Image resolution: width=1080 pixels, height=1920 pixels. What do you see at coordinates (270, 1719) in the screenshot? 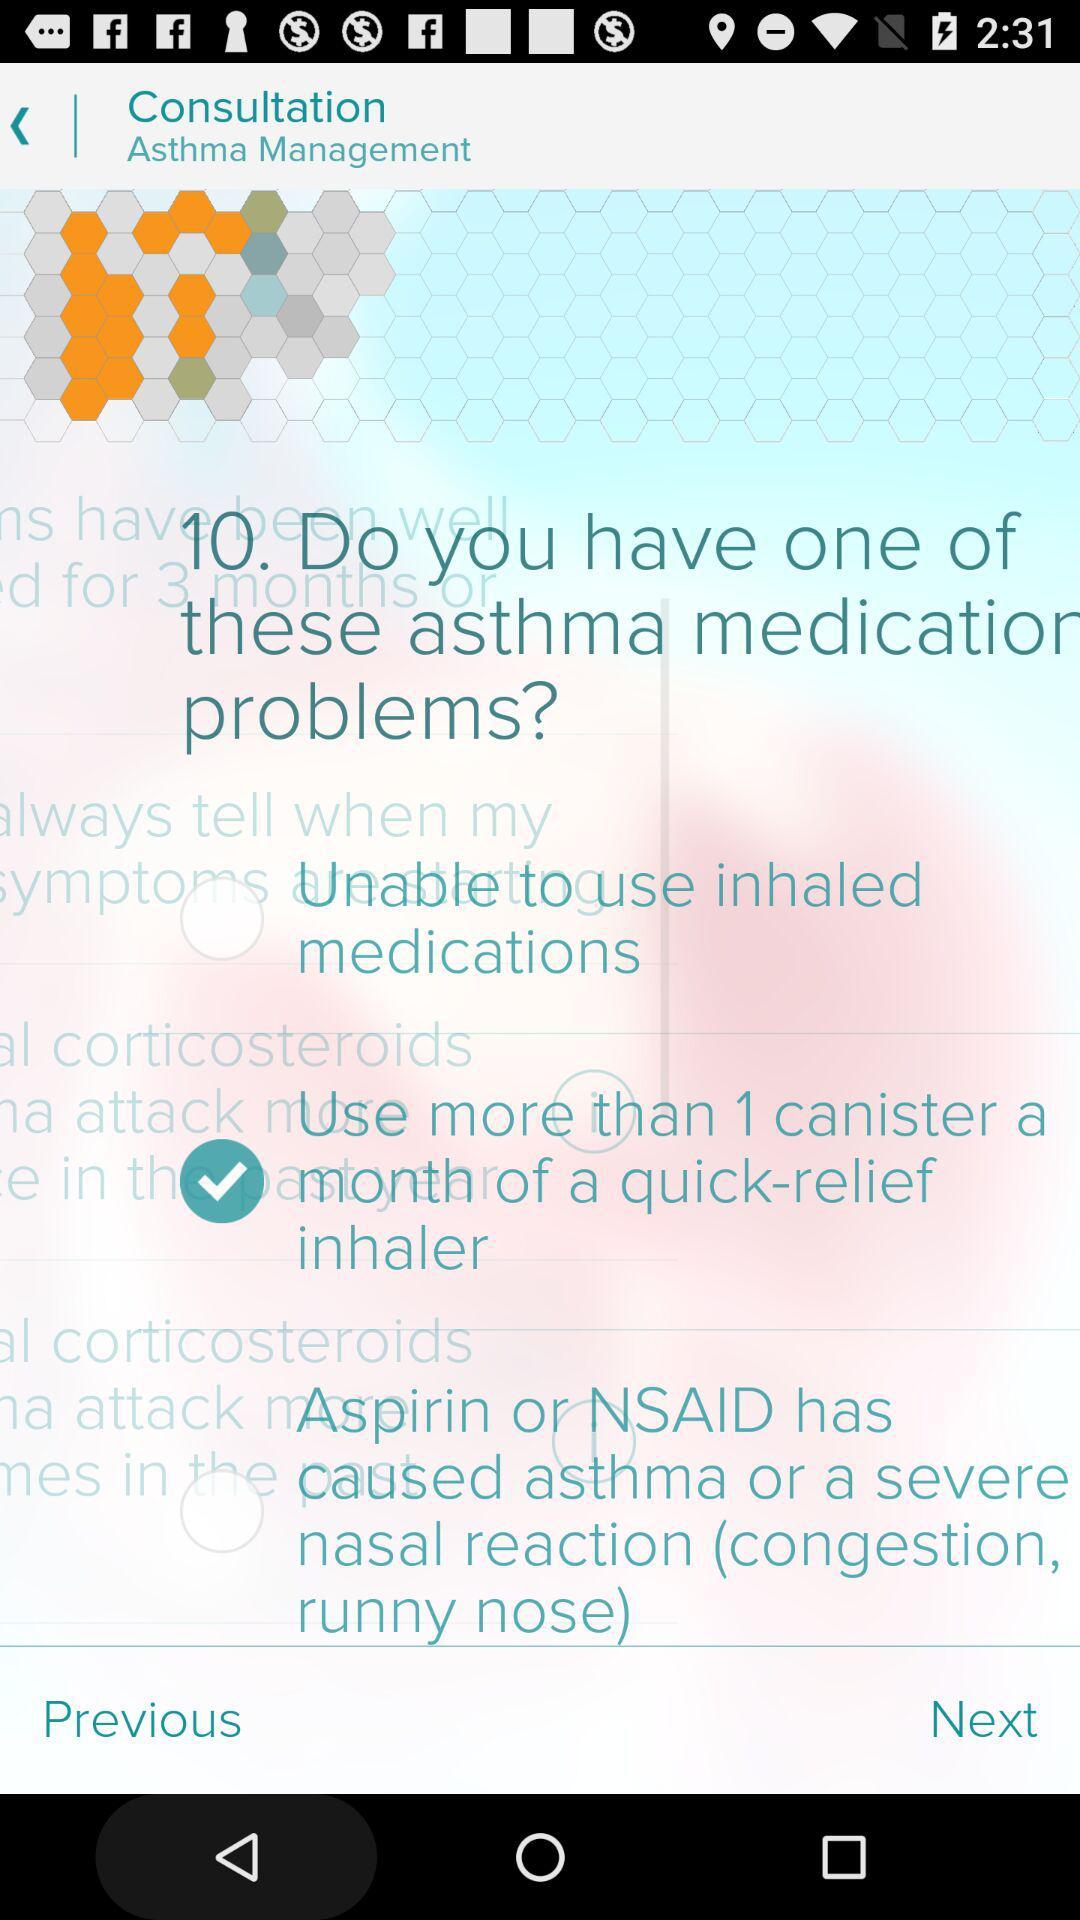
I see `icon to the left of the next icon` at bounding box center [270, 1719].